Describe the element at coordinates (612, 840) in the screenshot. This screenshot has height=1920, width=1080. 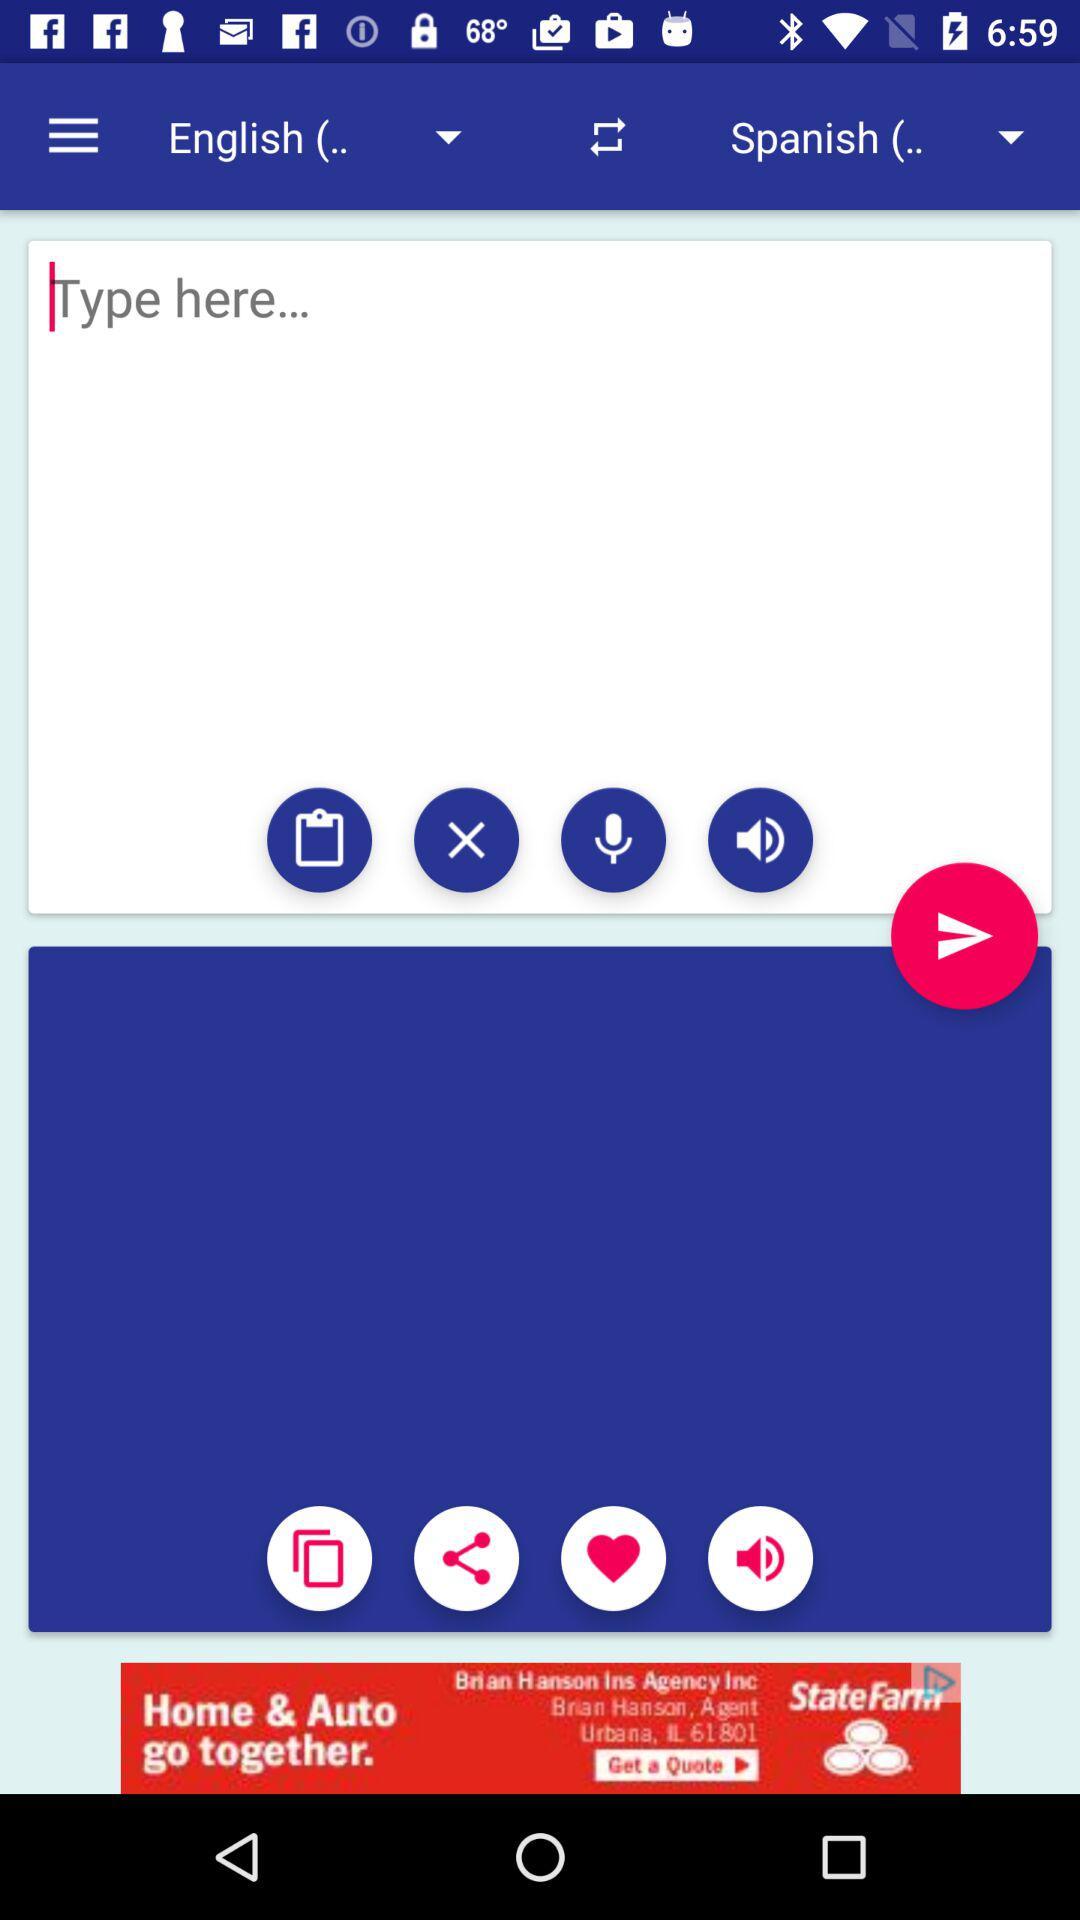
I see `mic` at that location.